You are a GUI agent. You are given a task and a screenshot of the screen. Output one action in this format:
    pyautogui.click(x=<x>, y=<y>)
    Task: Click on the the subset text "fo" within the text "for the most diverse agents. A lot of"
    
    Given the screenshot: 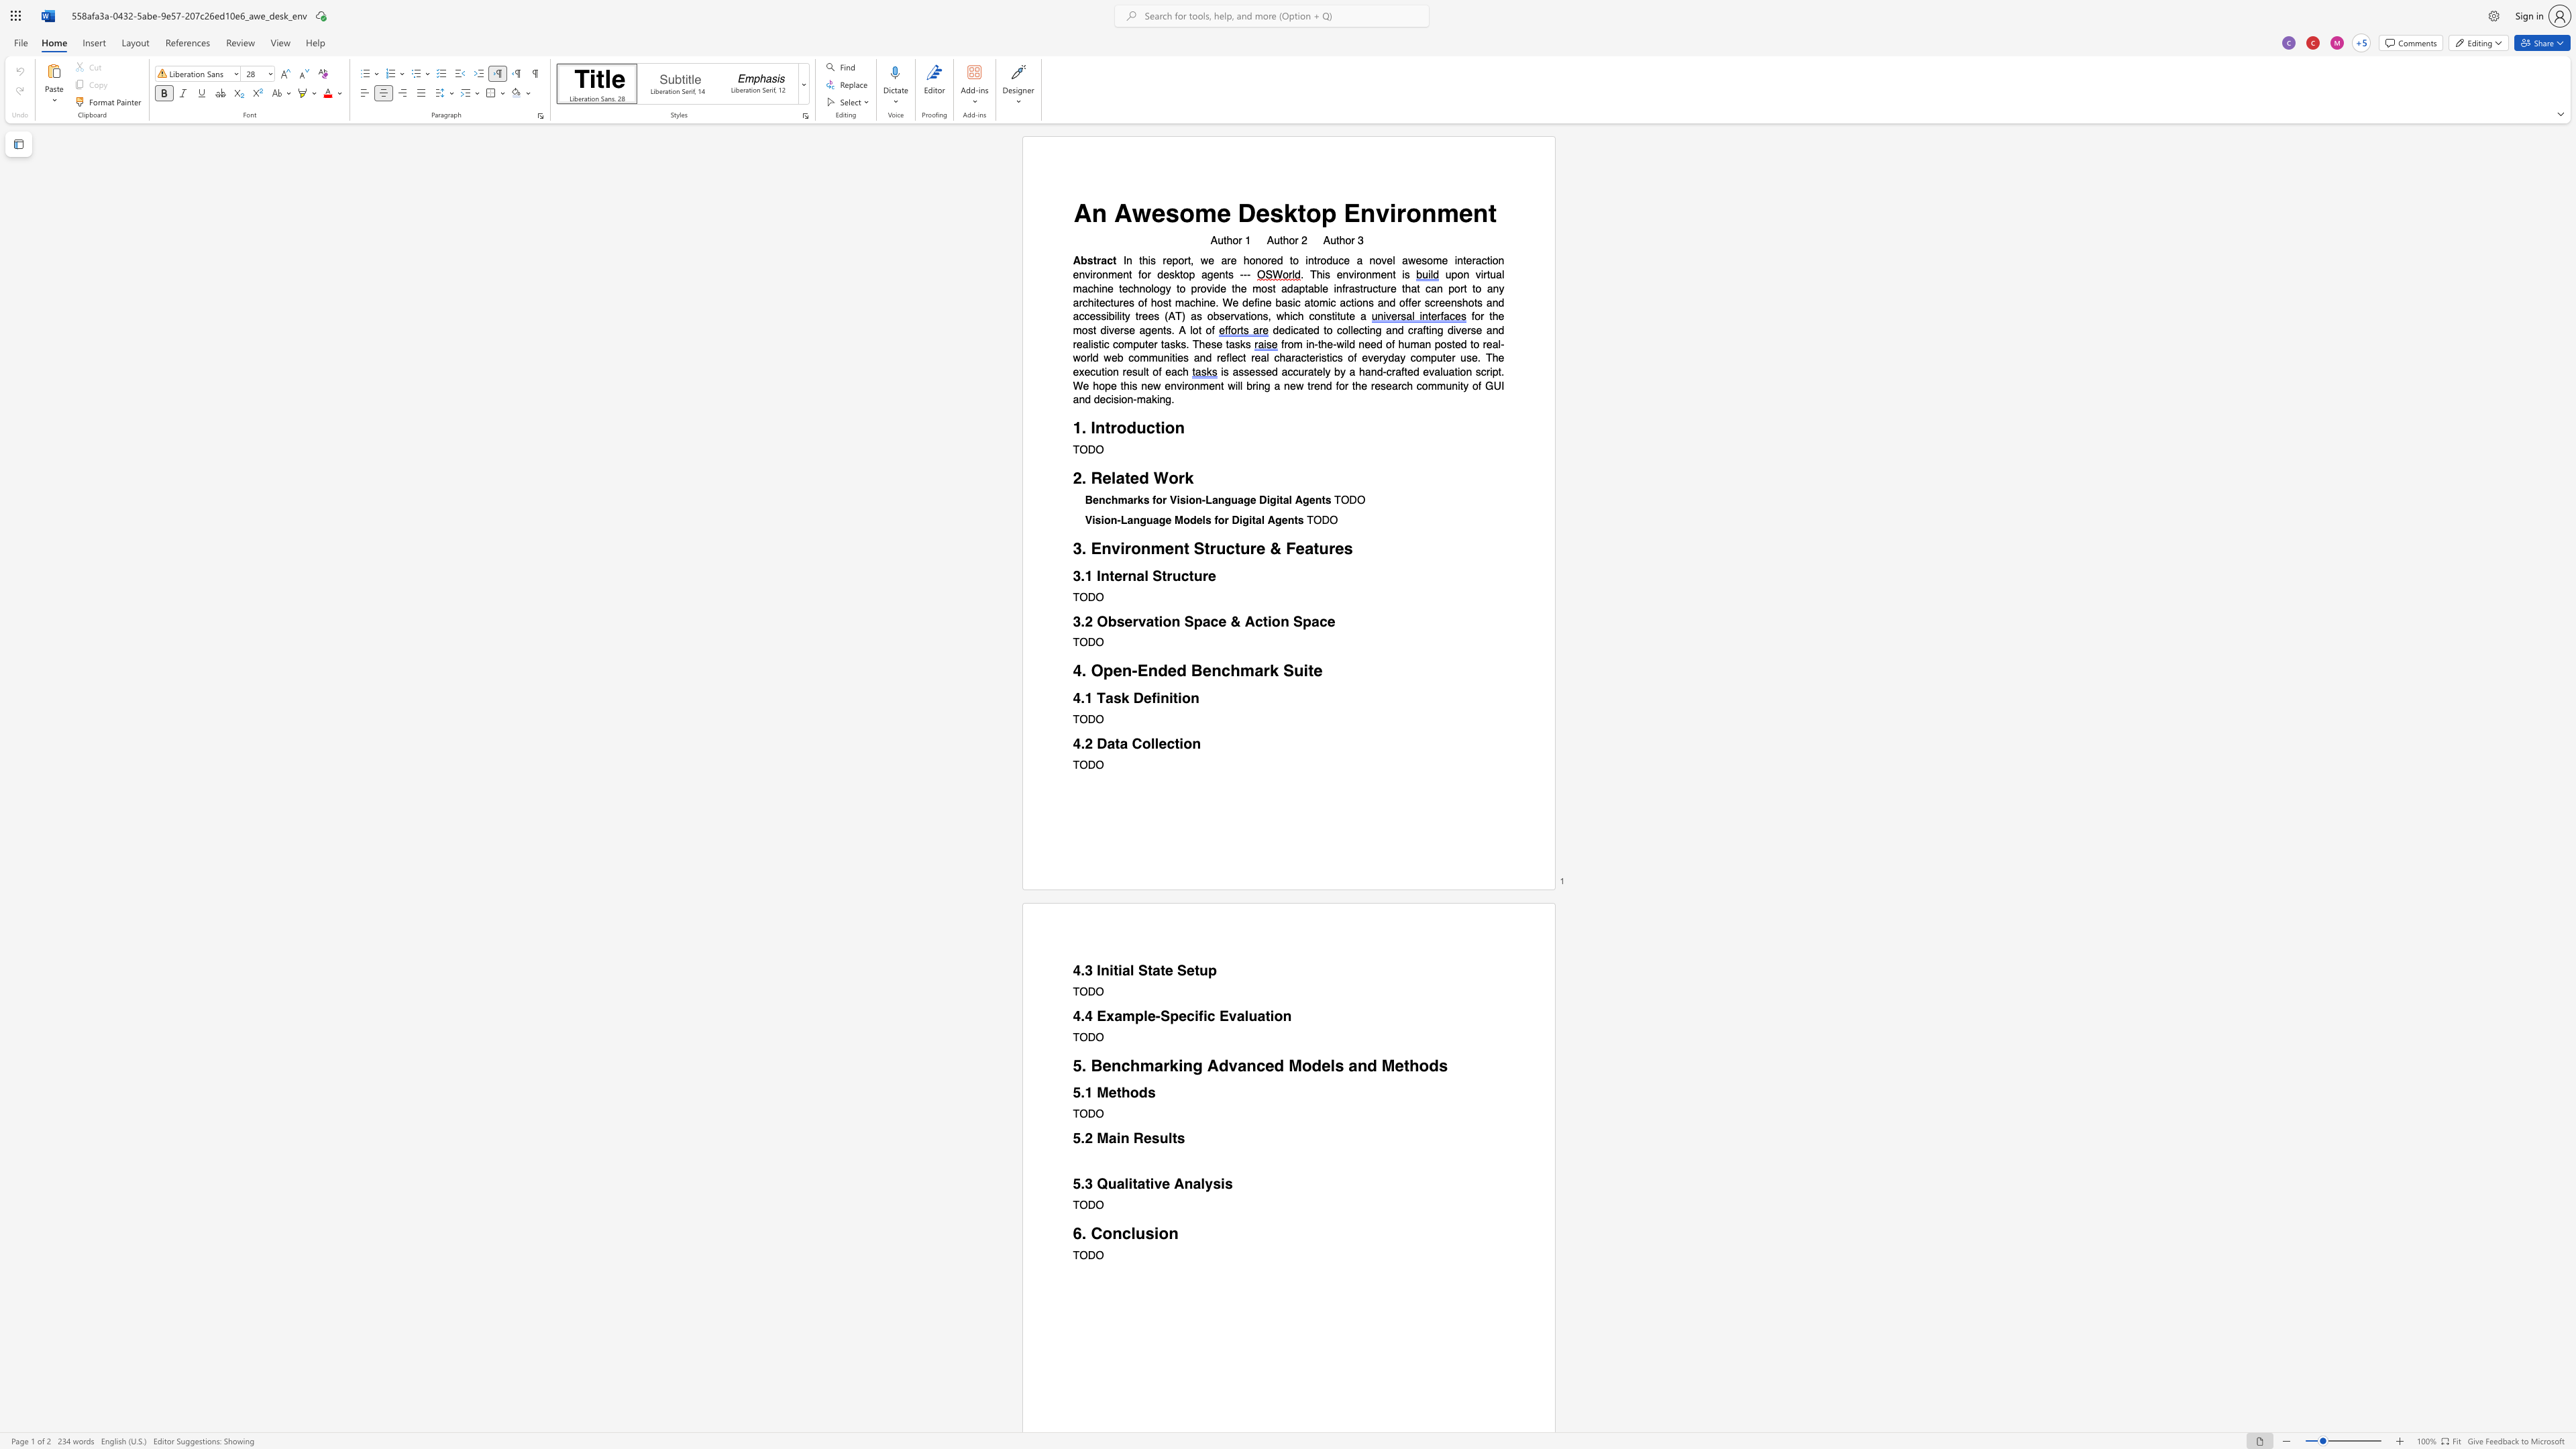 What is the action you would take?
    pyautogui.click(x=1470, y=316)
    